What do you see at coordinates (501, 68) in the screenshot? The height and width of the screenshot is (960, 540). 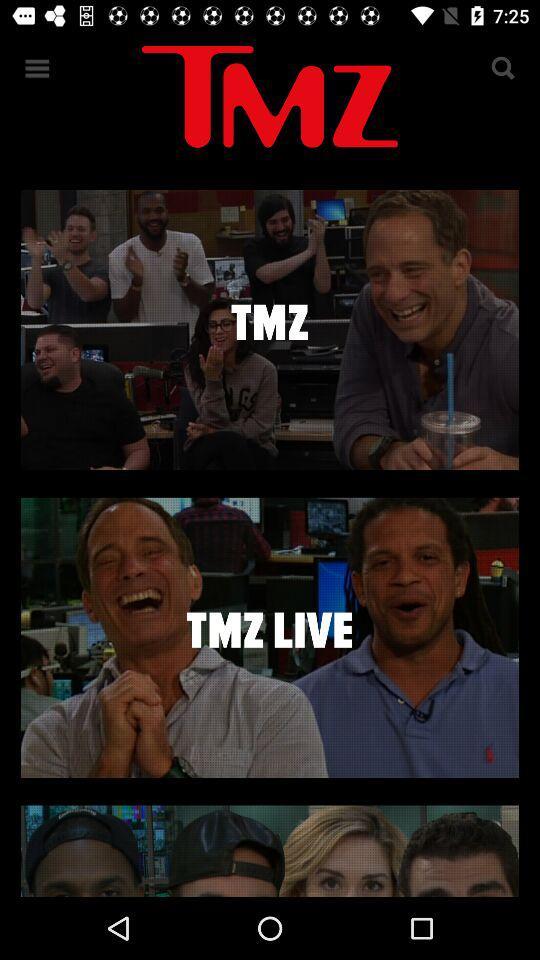 I see `the search icon` at bounding box center [501, 68].